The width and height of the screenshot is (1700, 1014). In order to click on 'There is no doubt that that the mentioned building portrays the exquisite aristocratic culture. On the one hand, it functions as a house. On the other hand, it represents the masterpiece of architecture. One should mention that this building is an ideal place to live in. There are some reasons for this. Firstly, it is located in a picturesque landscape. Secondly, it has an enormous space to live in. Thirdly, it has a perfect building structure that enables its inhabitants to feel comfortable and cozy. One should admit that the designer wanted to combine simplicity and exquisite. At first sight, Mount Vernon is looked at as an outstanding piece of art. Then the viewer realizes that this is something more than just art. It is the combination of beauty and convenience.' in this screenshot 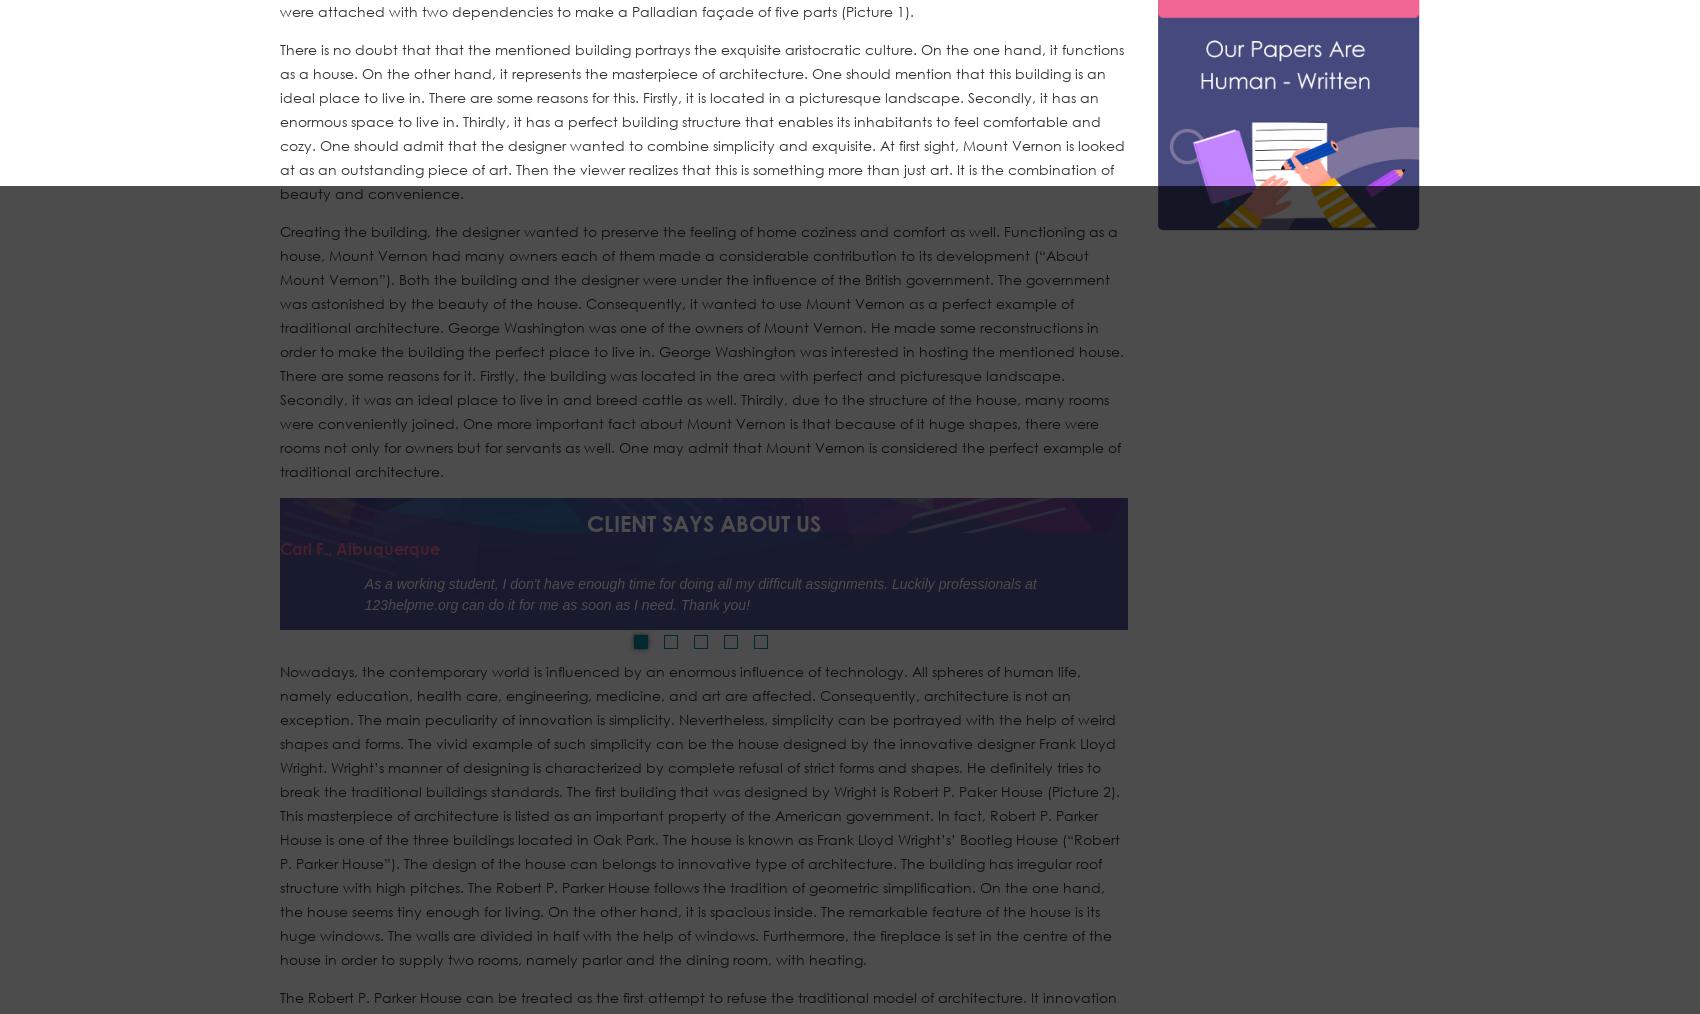, I will do `click(702, 120)`.